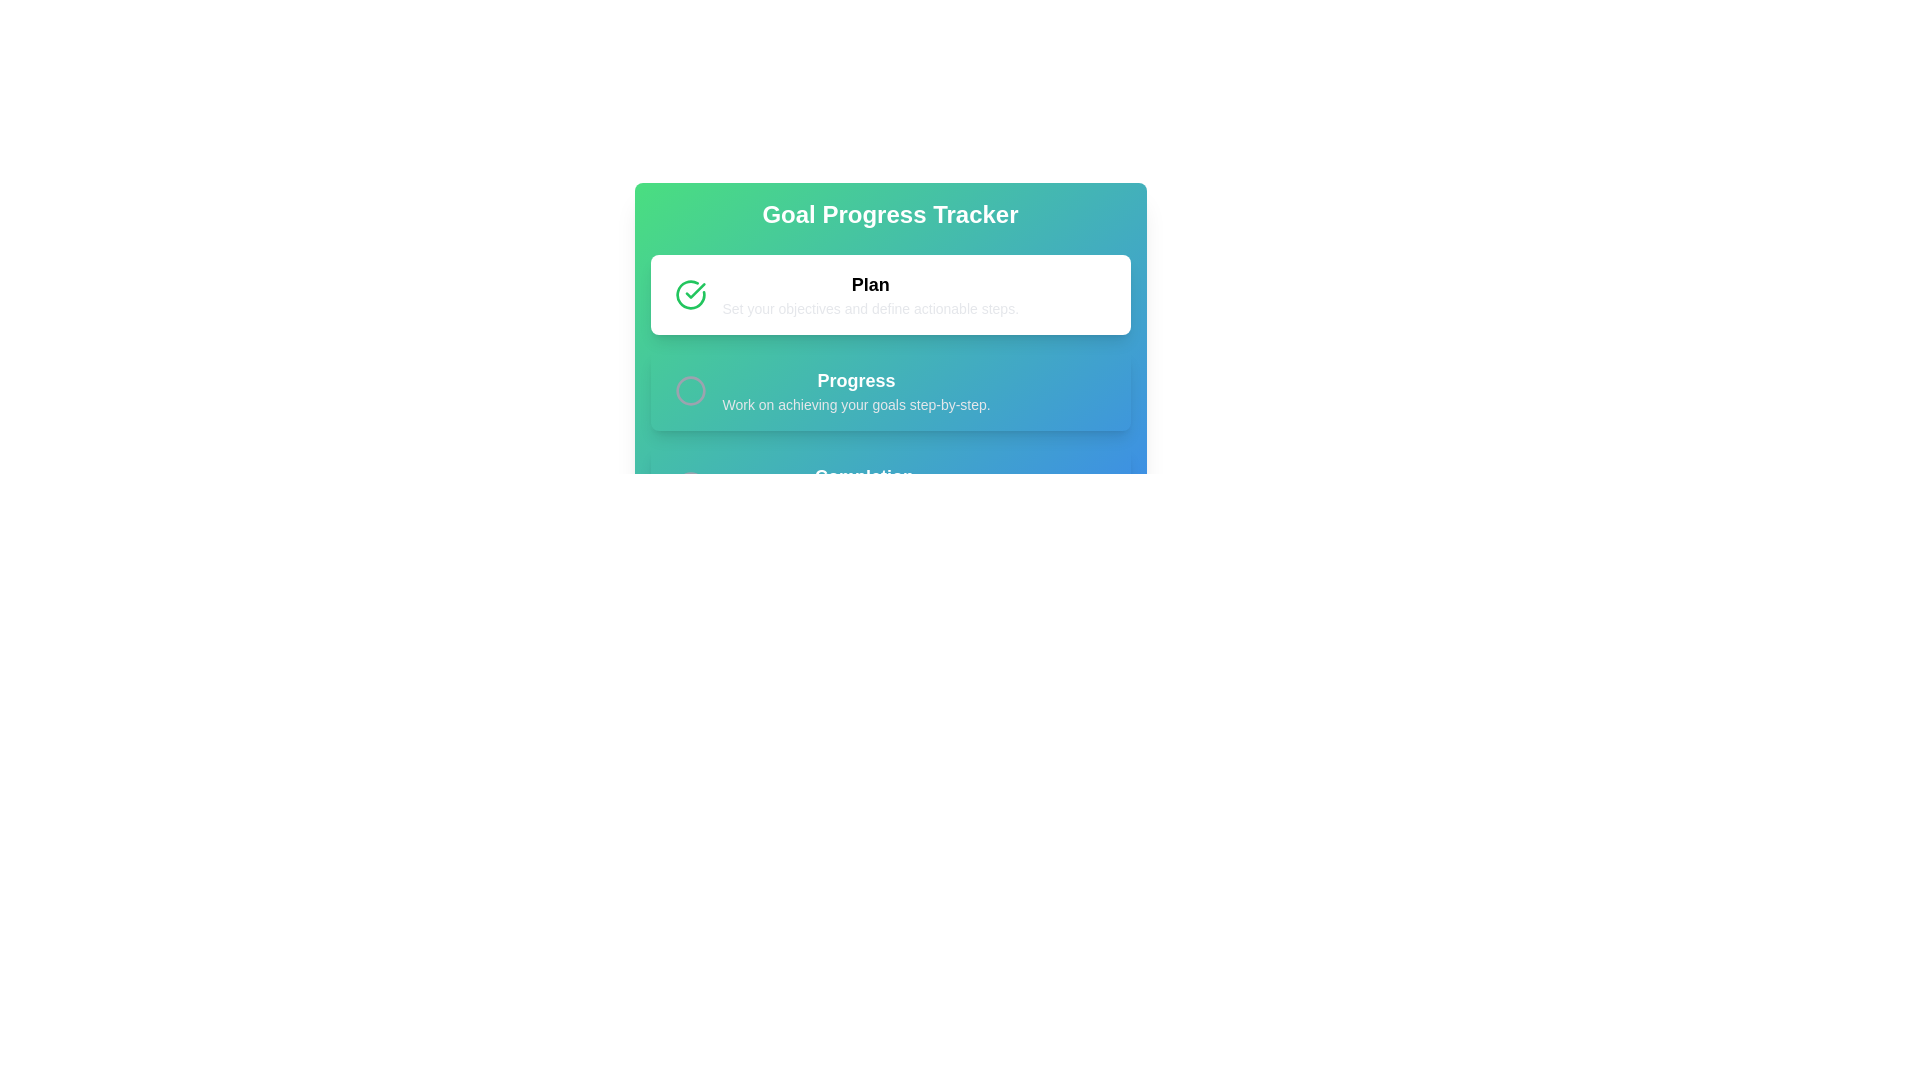 This screenshot has height=1080, width=1920. I want to click on the descriptive text element located below the 'Progress' heading, which provides additional context related to the 'Progress' section, so click(856, 405).